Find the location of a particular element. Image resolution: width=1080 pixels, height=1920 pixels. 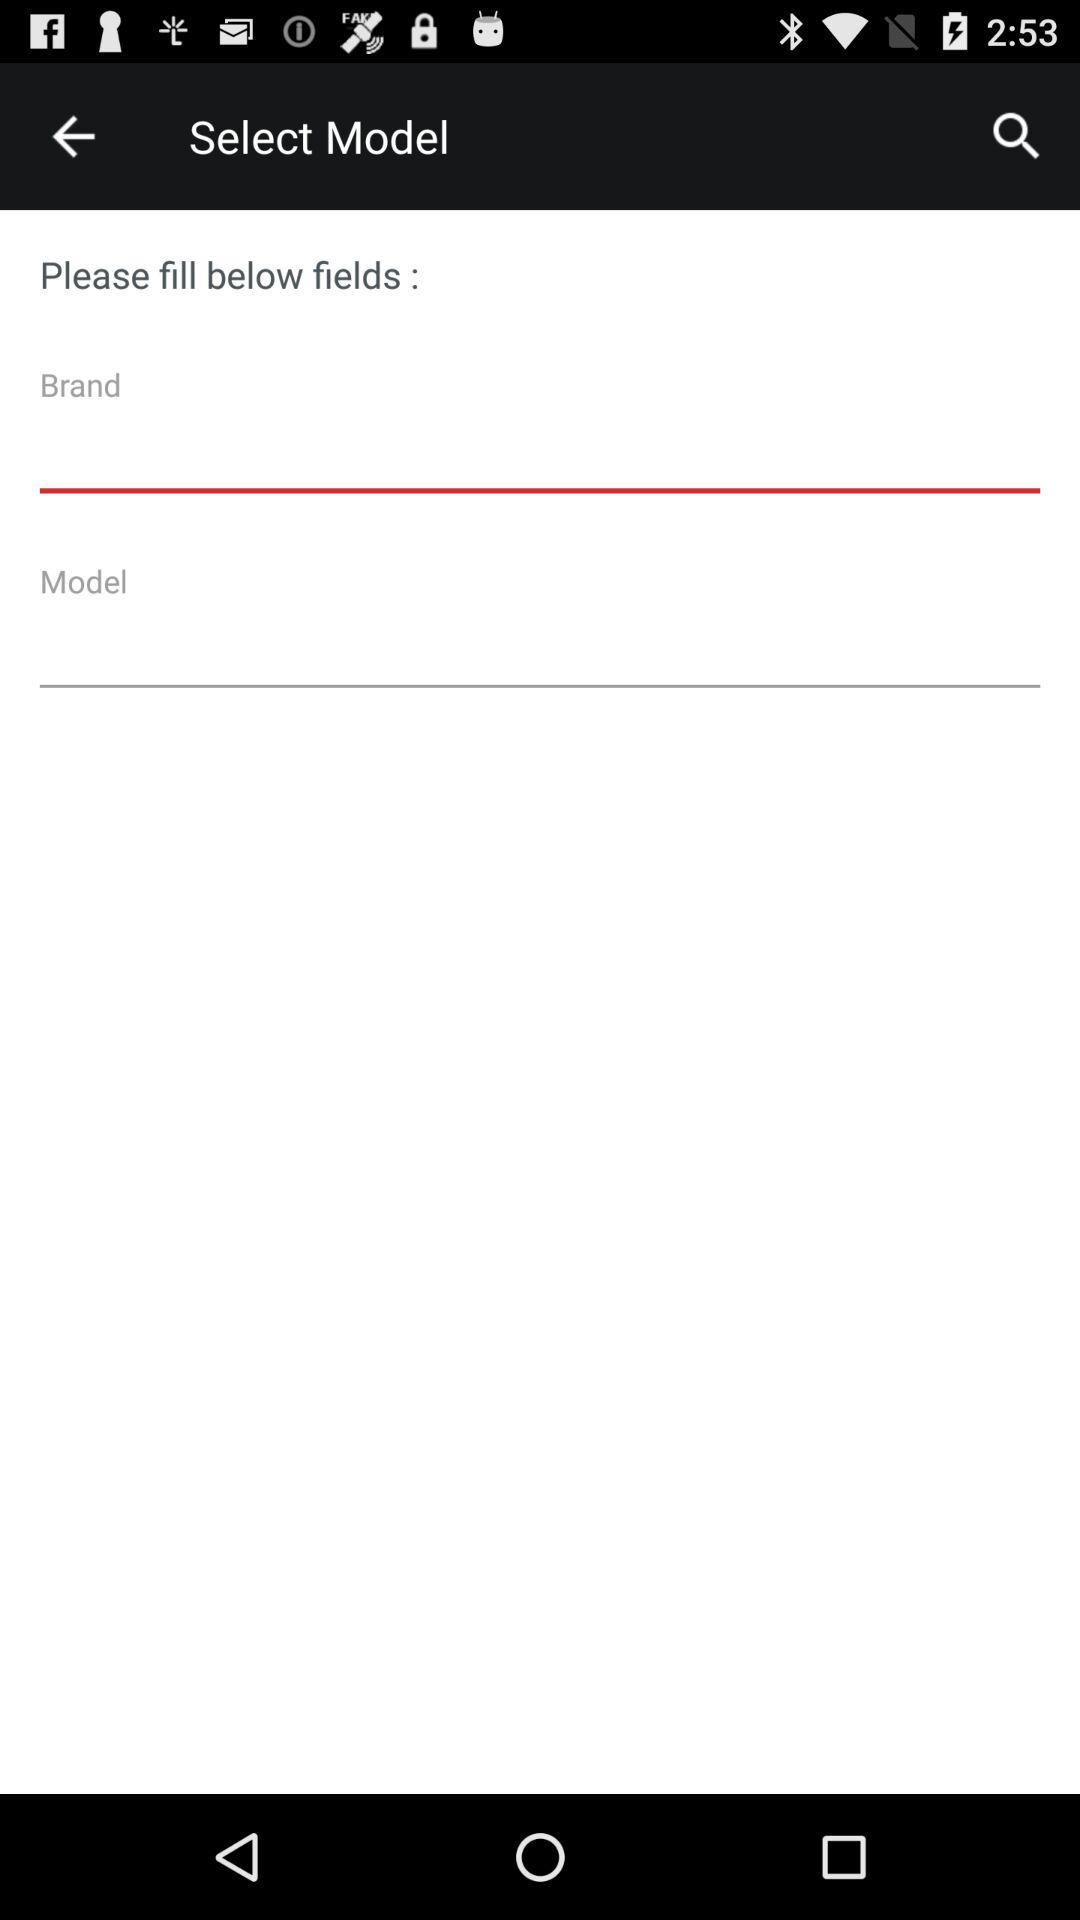

icon next to the select model icon is located at coordinates (1017, 135).